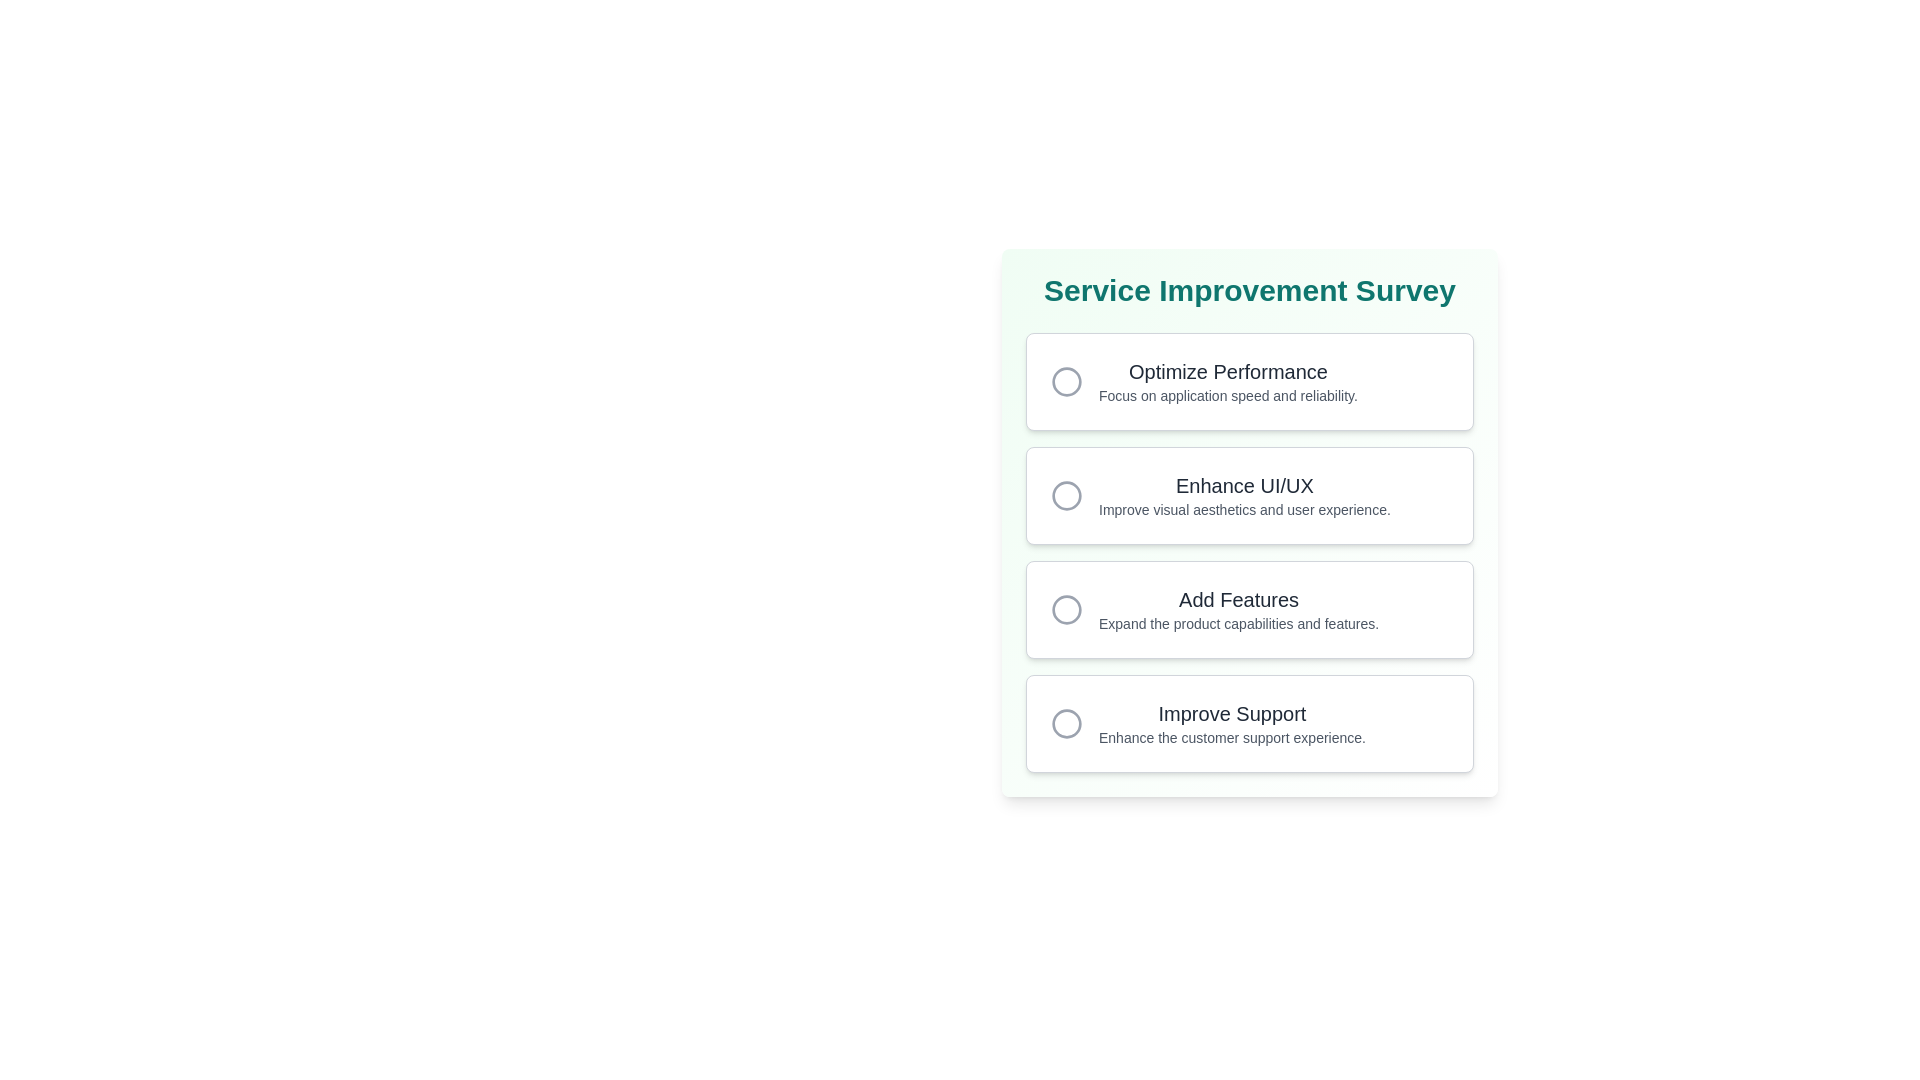 Image resolution: width=1920 pixels, height=1080 pixels. Describe the element at coordinates (1243, 486) in the screenshot. I see `text header 'Enhance UI/UX' which is prominently displayed in bold lettering above the subtitle in a survey card layout` at that location.